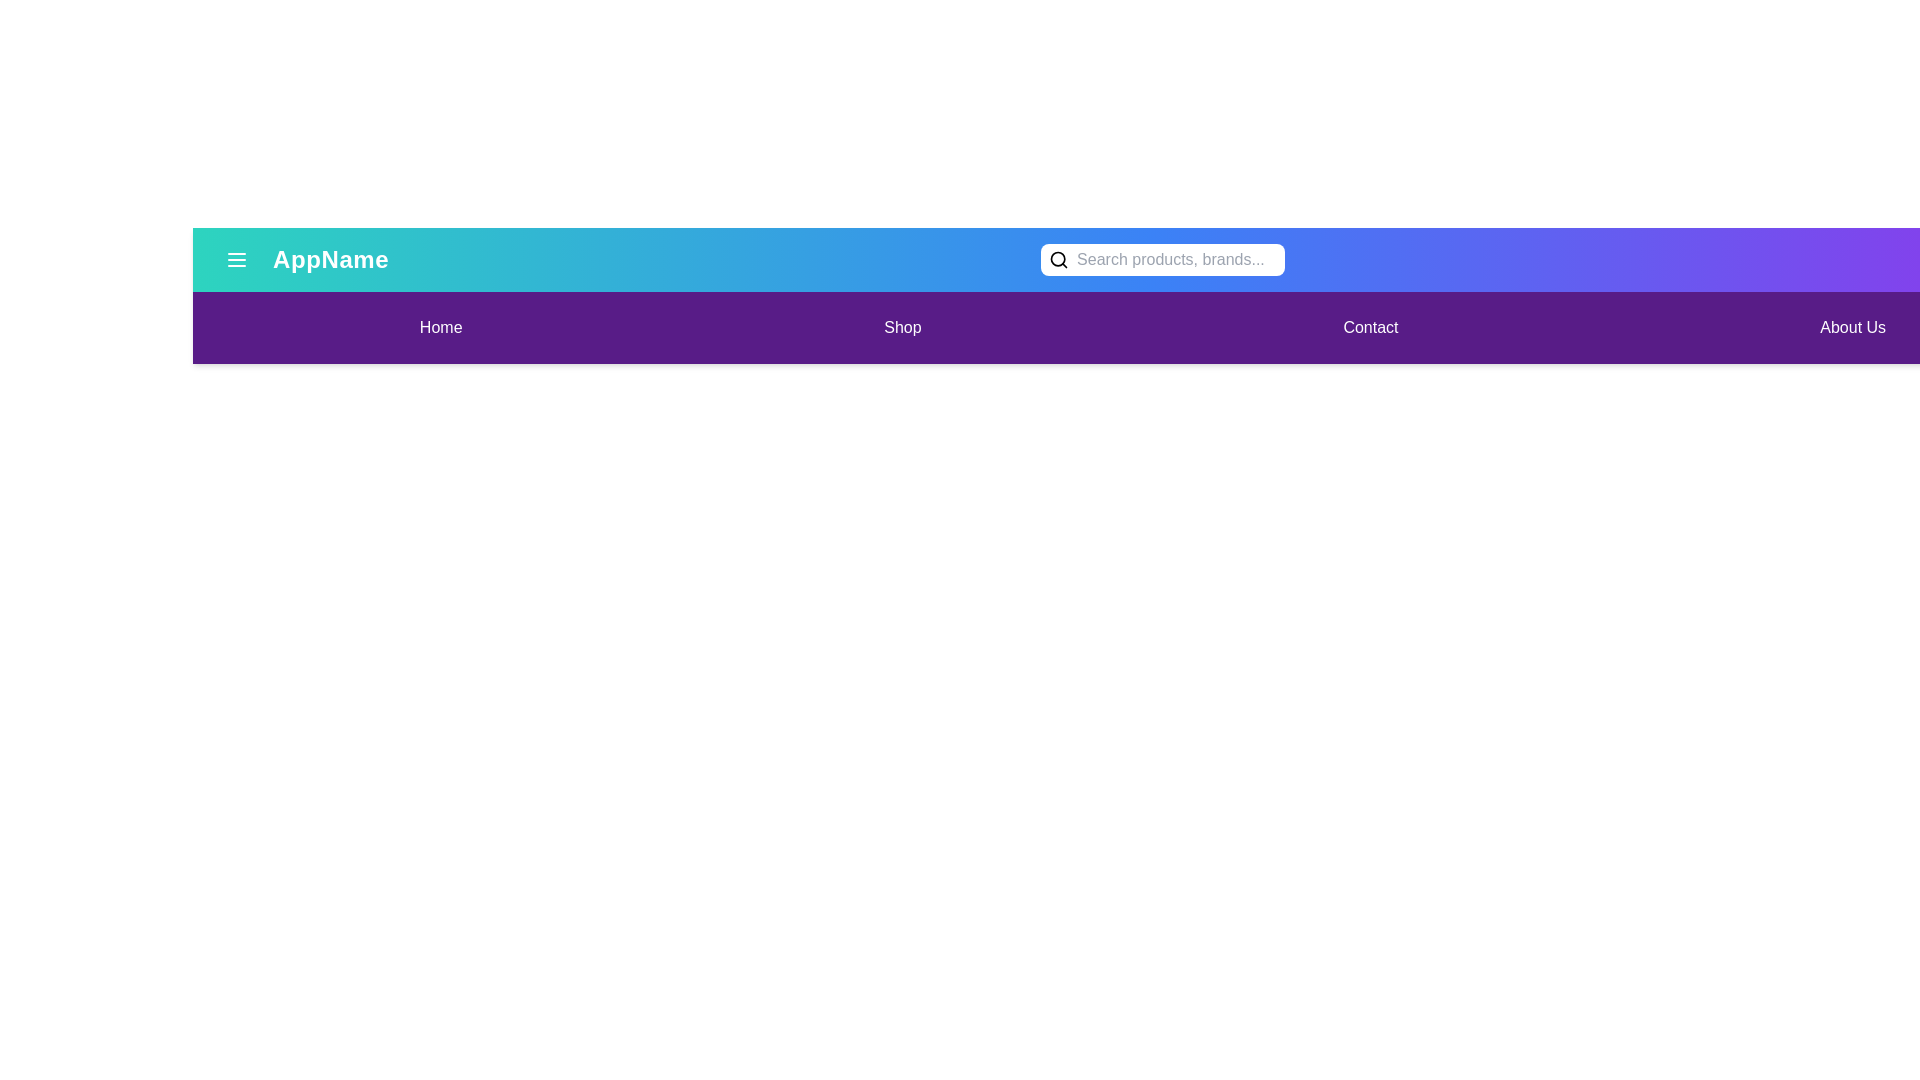 The image size is (1920, 1080). I want to click on the 'Contact' button-like navigation link in the upper section of the page to change its background color, so click(1369, 326).